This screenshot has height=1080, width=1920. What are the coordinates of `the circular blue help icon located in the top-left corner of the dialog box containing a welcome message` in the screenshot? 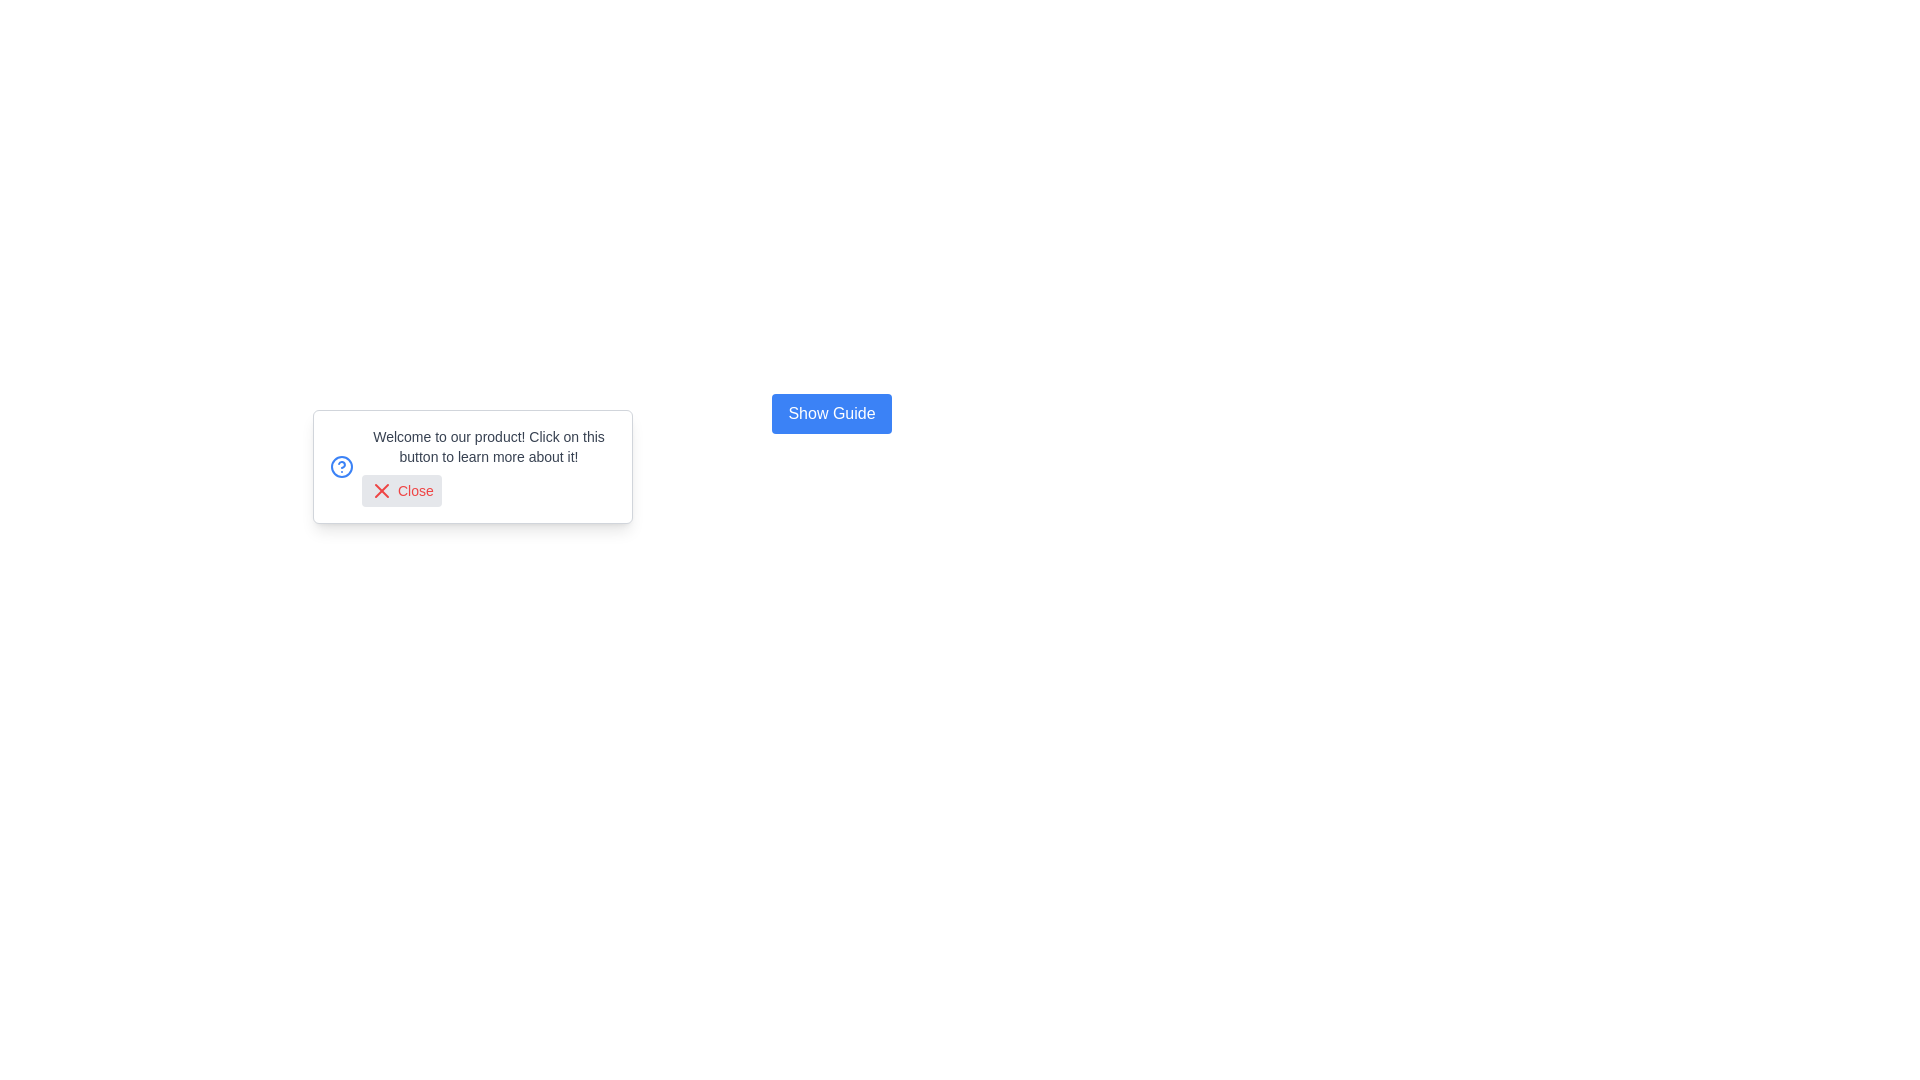 It's located at (341, 466).